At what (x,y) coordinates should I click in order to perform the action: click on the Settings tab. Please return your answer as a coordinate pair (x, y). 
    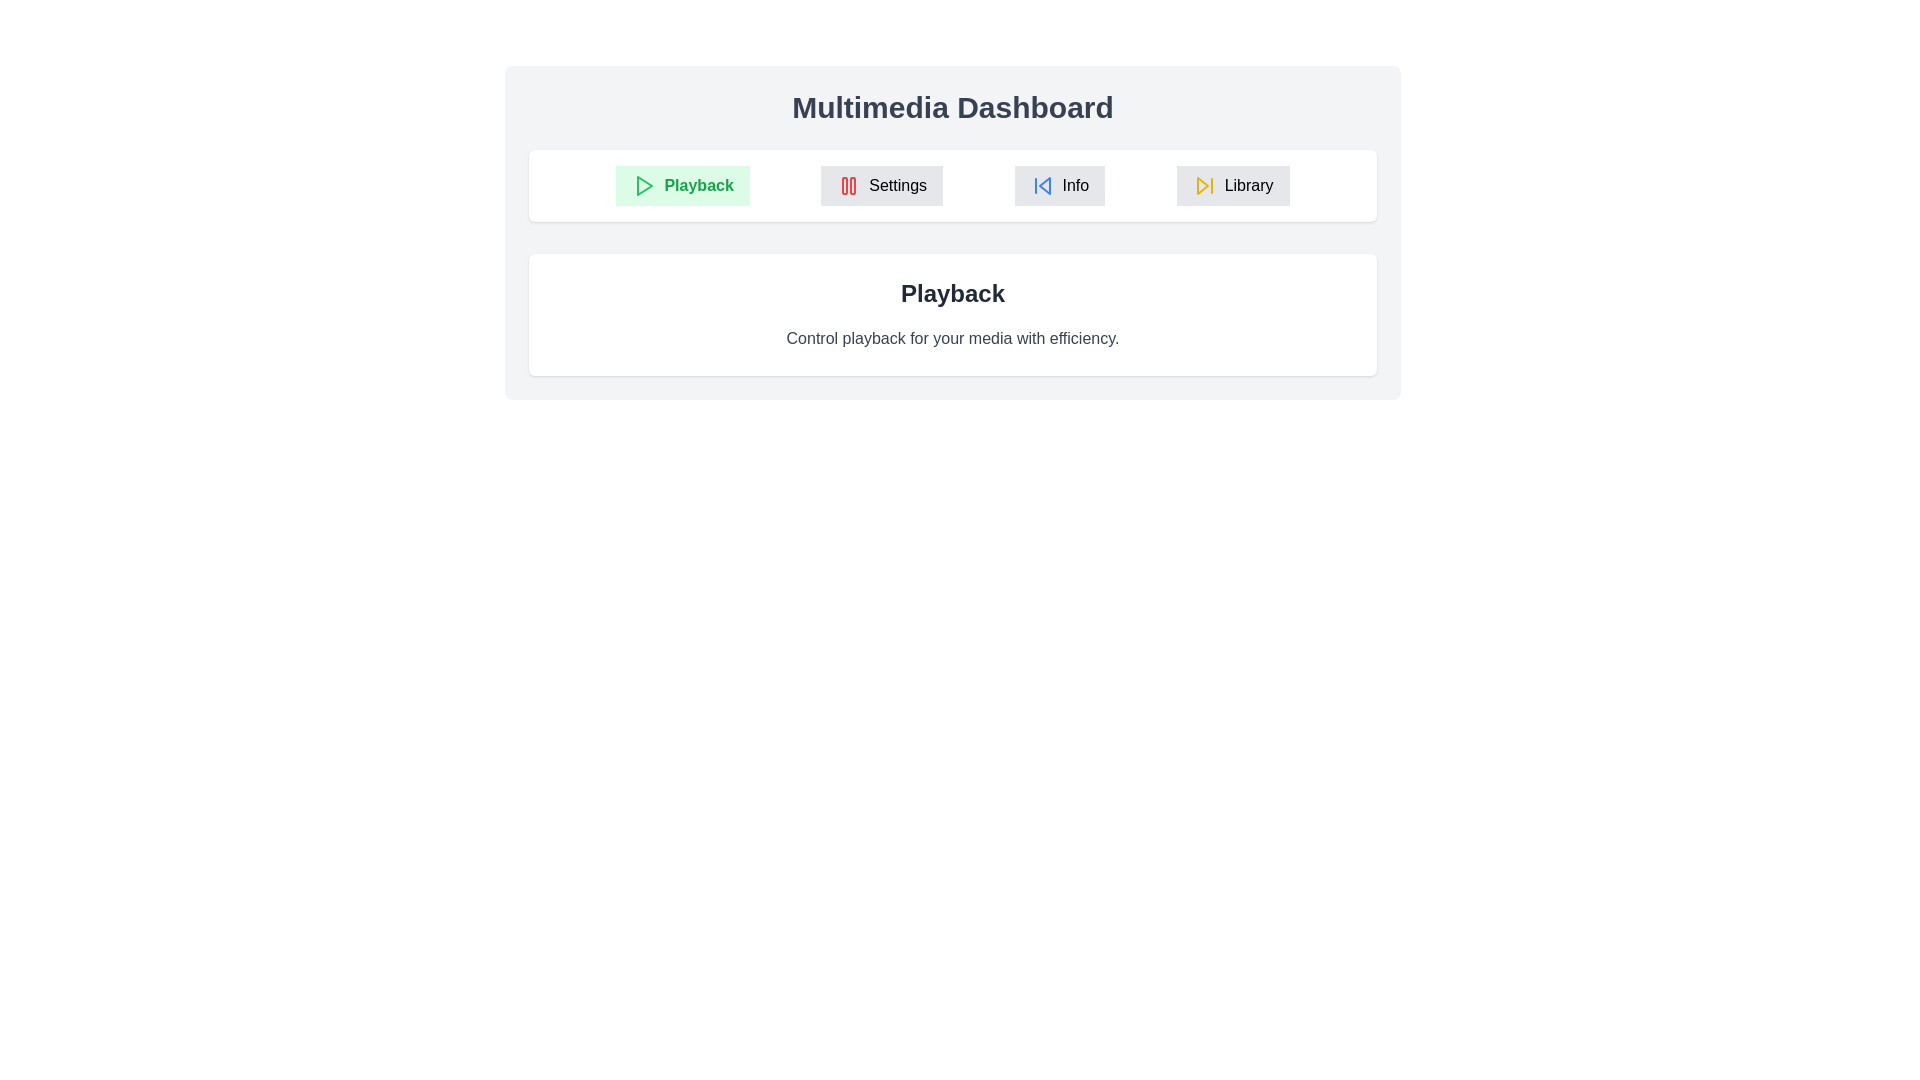
    Looking at the image, I should click on (881, 185).